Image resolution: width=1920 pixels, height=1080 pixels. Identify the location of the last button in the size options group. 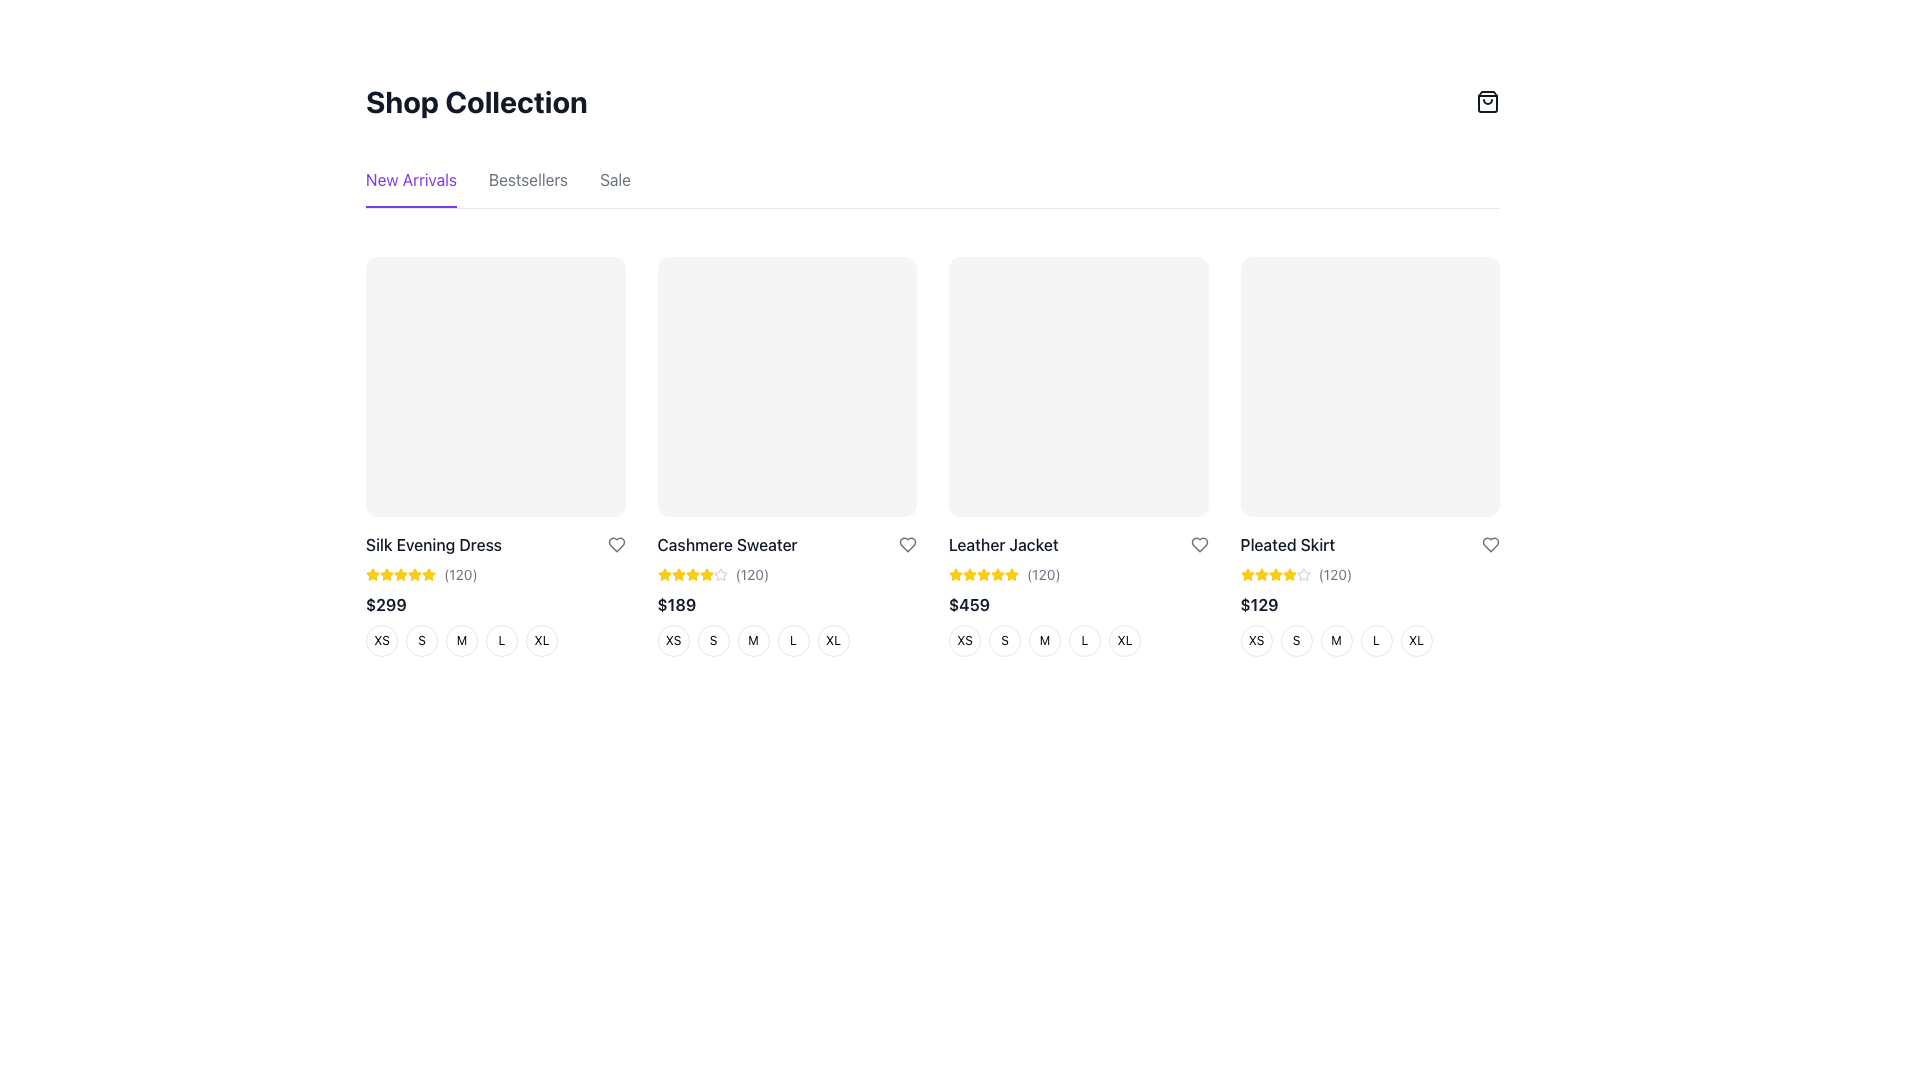
(1415, 640).